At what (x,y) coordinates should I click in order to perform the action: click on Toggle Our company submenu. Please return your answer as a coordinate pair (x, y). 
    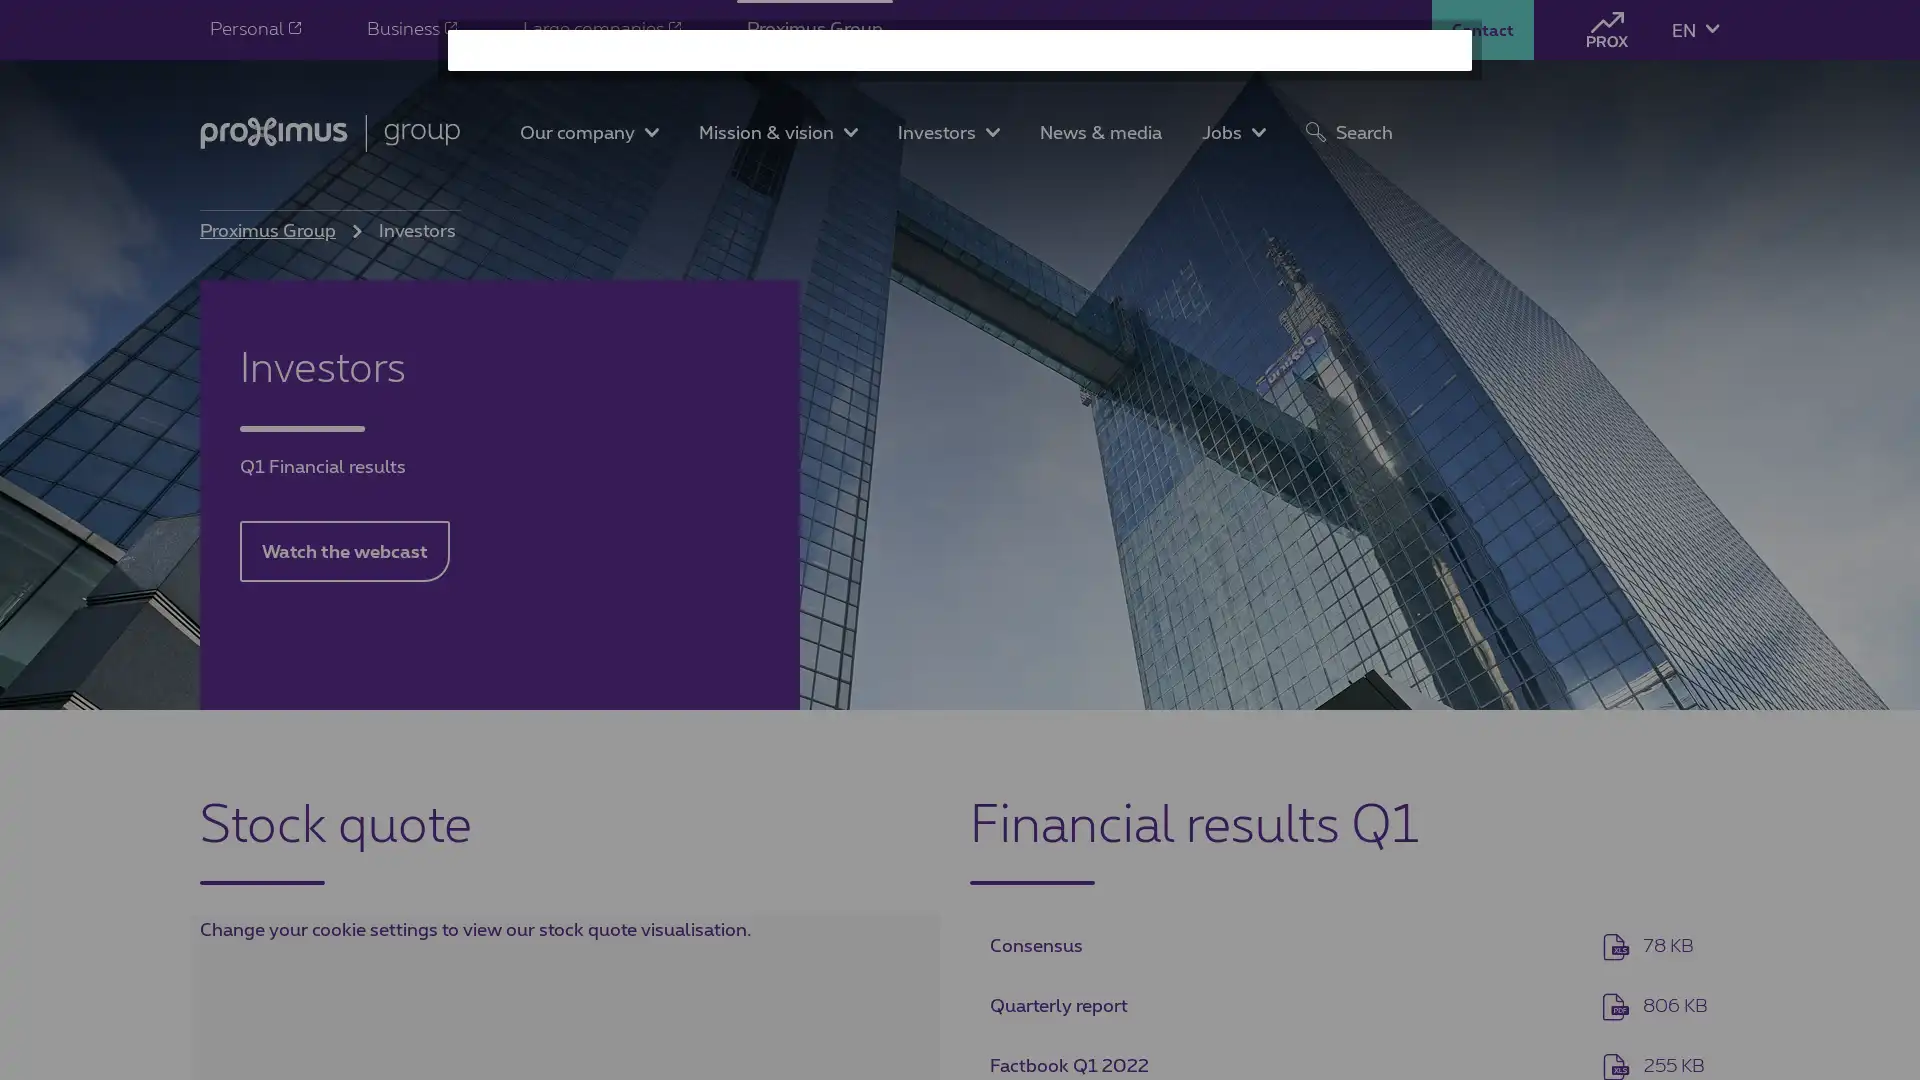
    Looking at the image, I should click on (588, 132).